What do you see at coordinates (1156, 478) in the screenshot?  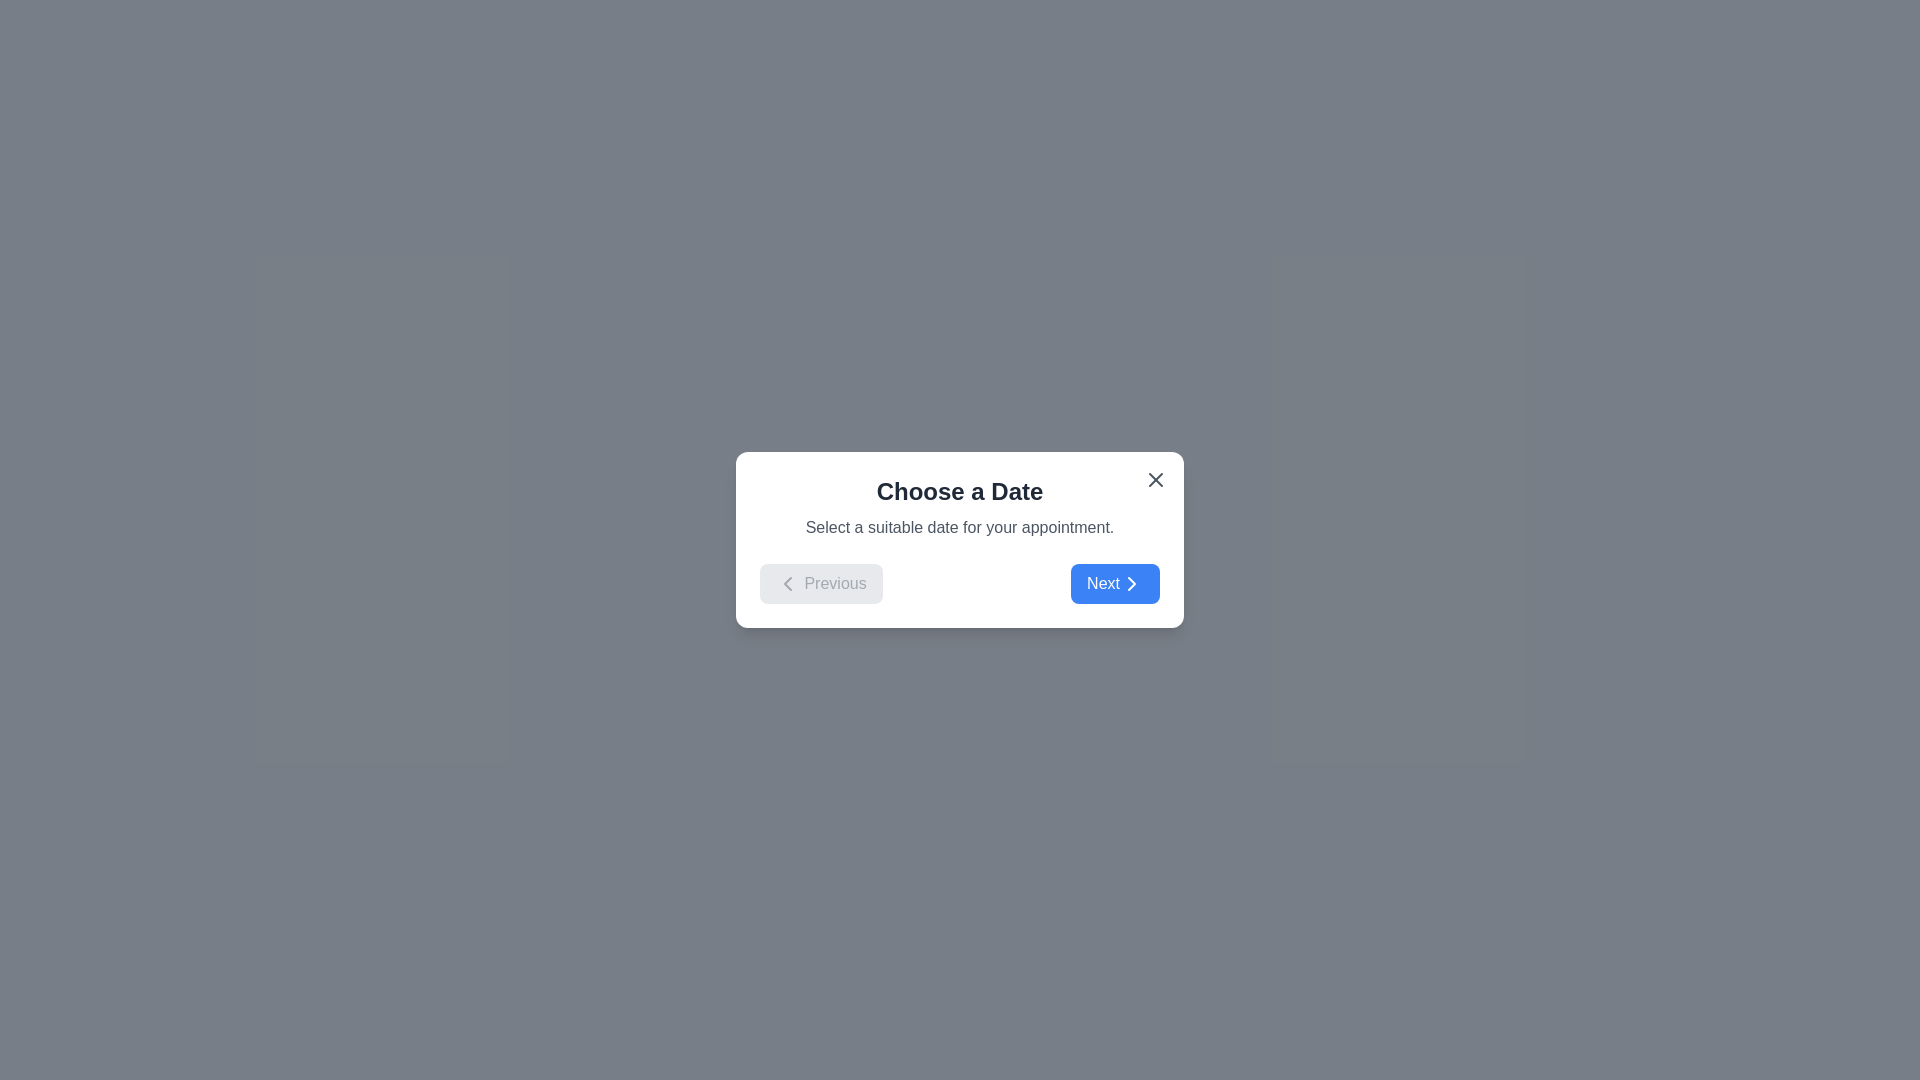 I see `the 'close' button icon, which is a small minimalist icon with two intersecting lines forming an 'X', located in the top-right corner of the dialog box titled 'Choose a Date'` at bounding box center [1156, 478].